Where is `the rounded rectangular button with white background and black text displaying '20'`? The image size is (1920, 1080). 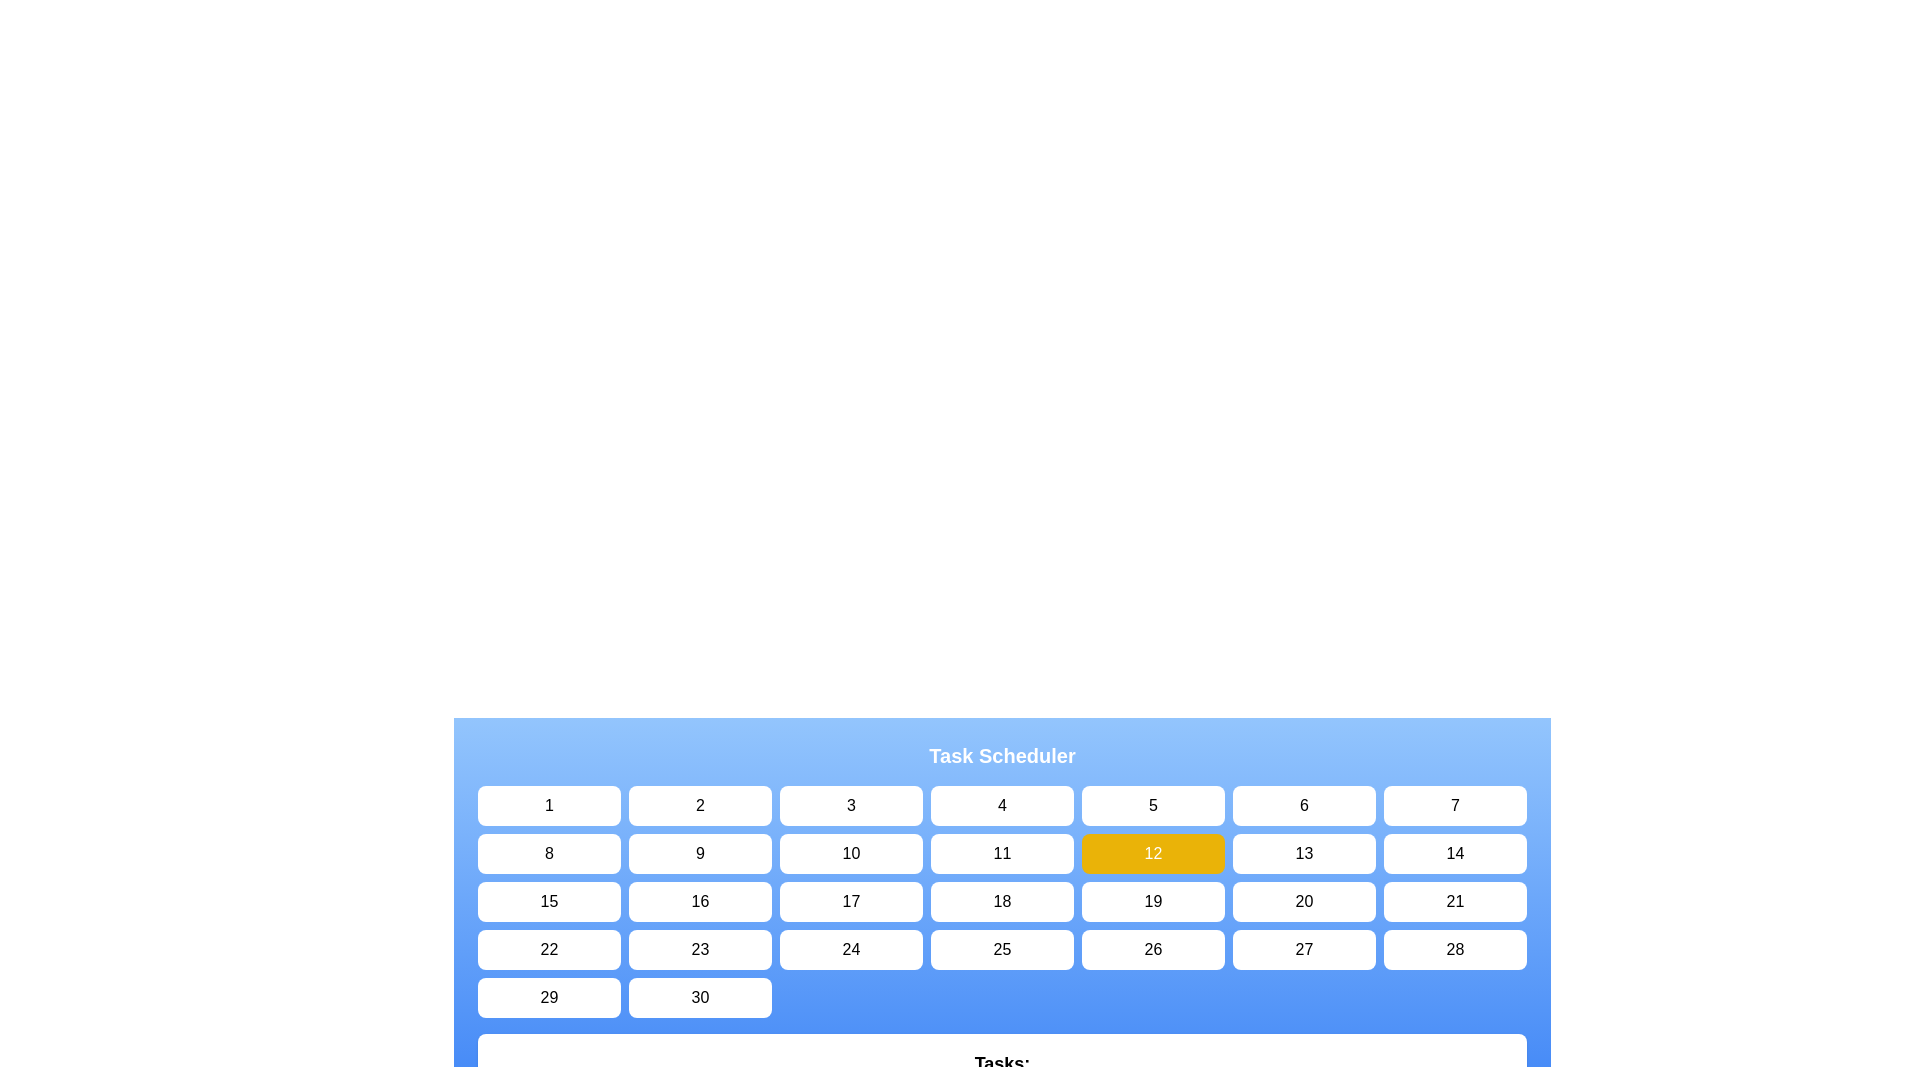 the rounded rectangular button with white background and black text displaying '20' is located at coordinates (1304, 902).